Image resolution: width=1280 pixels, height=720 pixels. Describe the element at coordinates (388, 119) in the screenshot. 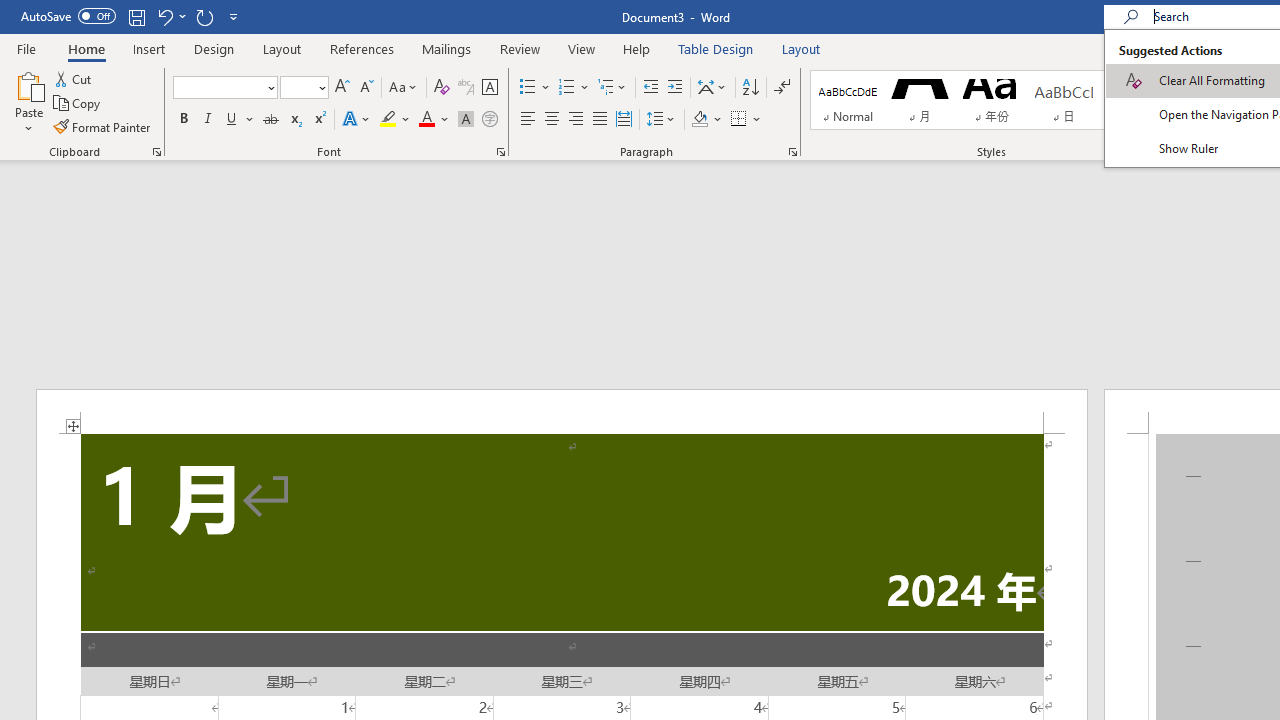

I see `'Text Highlight Color Yellow'` at that location.